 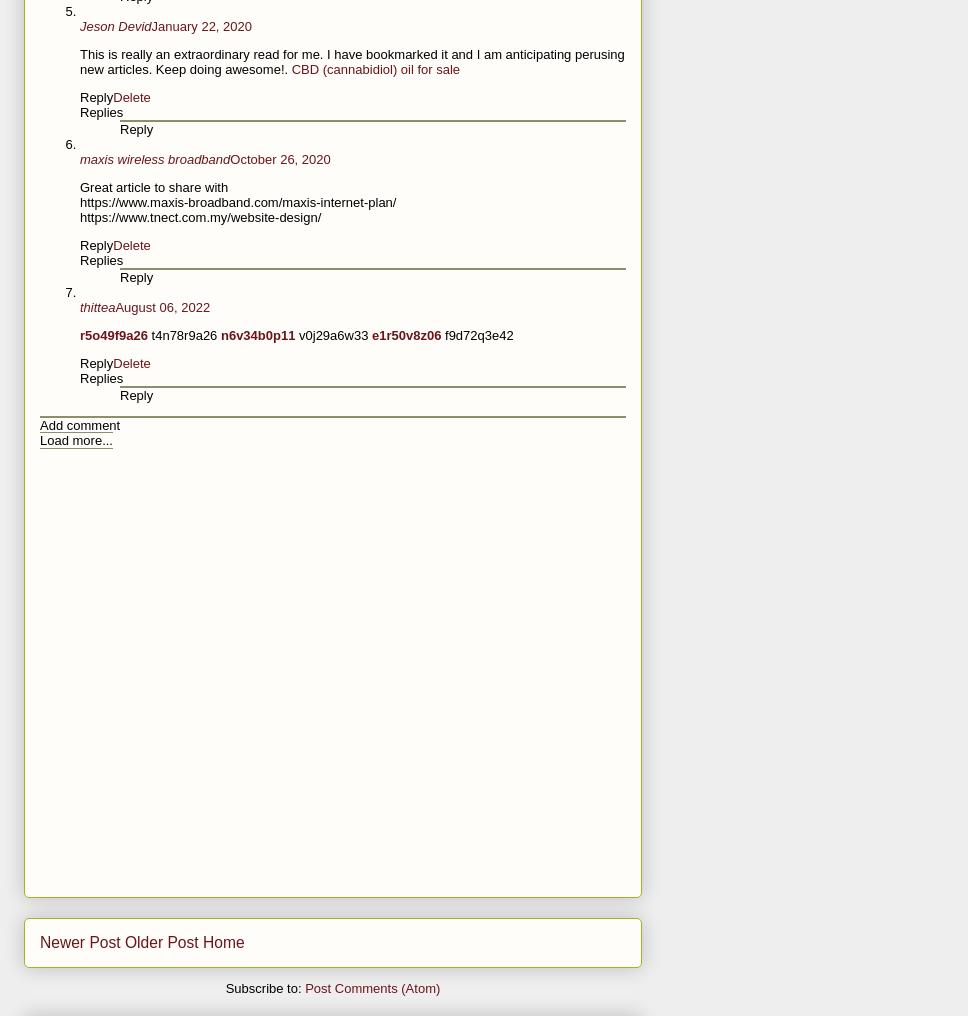 I want to click on 't4n78r9a26', so click(x=150, y=335).